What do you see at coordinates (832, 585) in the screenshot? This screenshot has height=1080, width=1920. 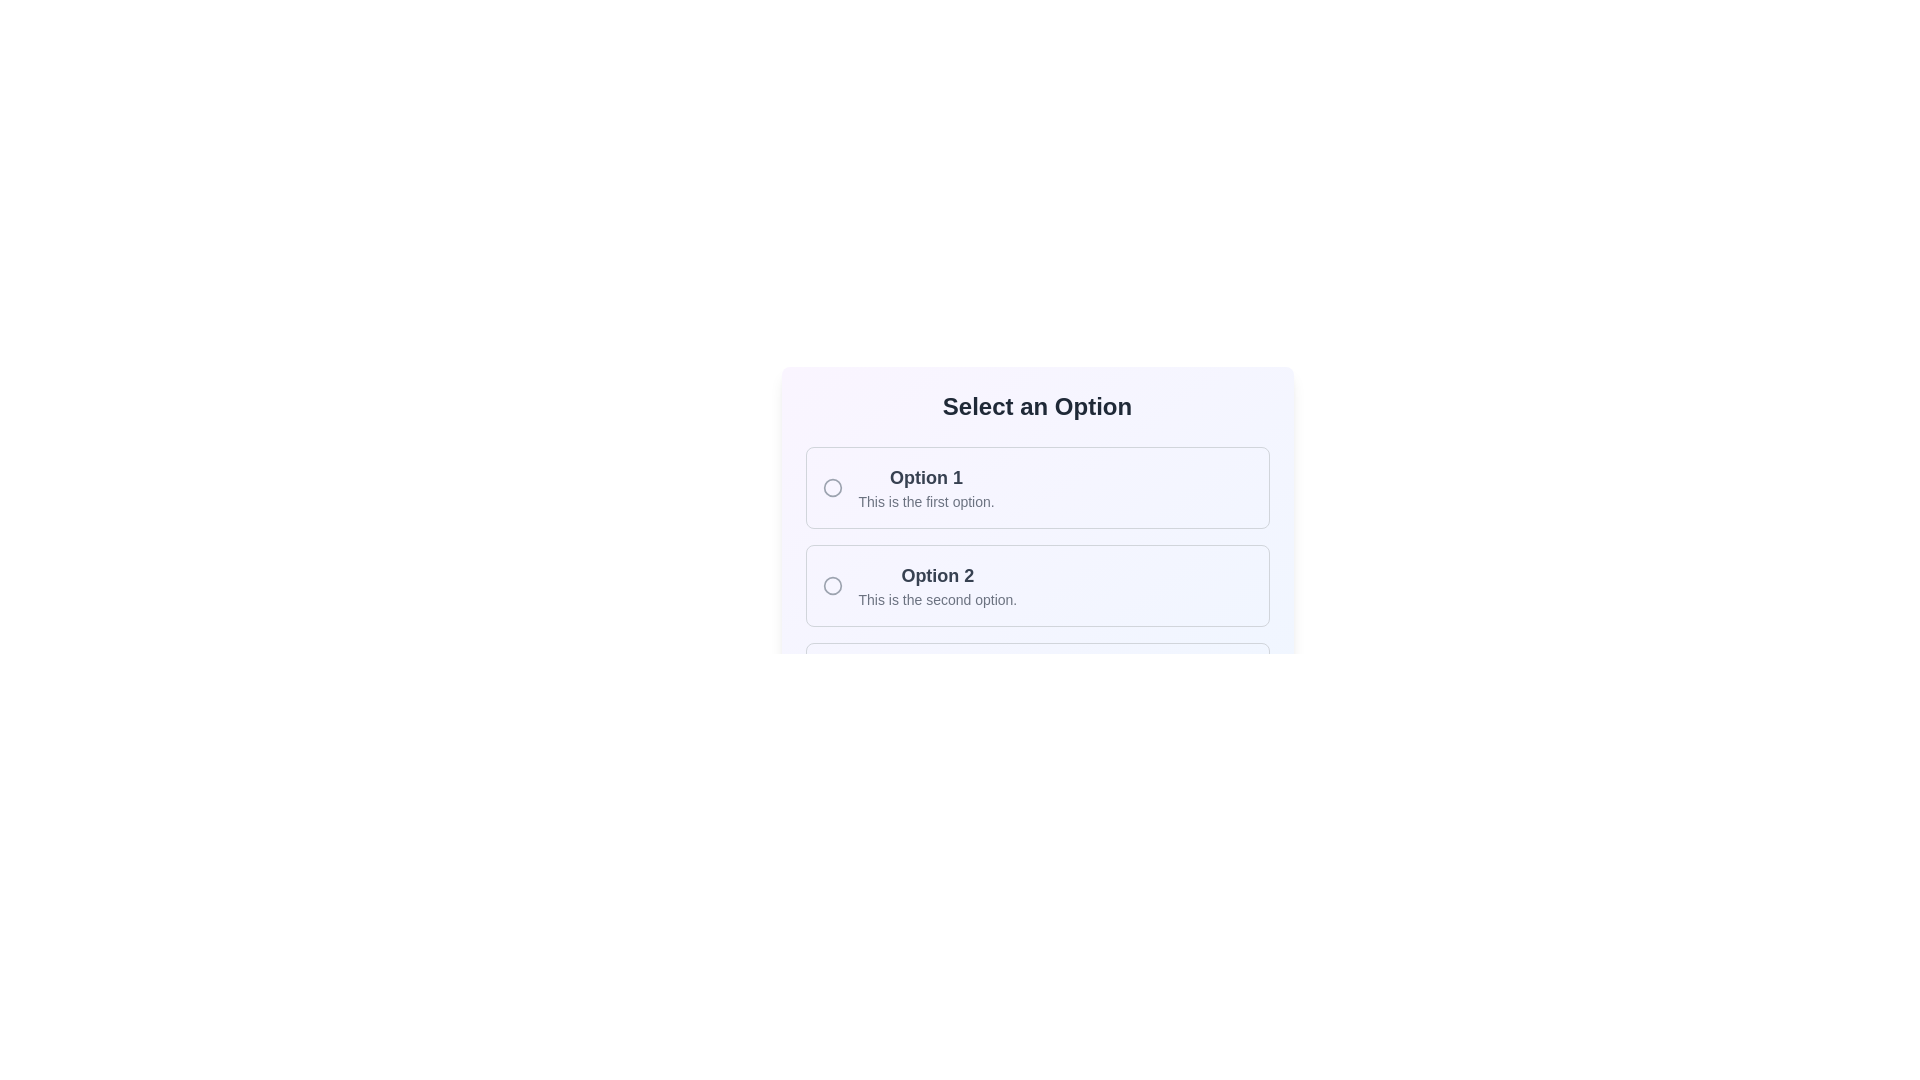 I see `the unselected radio button for 'Option 2'` at bounding box center [832, 585].